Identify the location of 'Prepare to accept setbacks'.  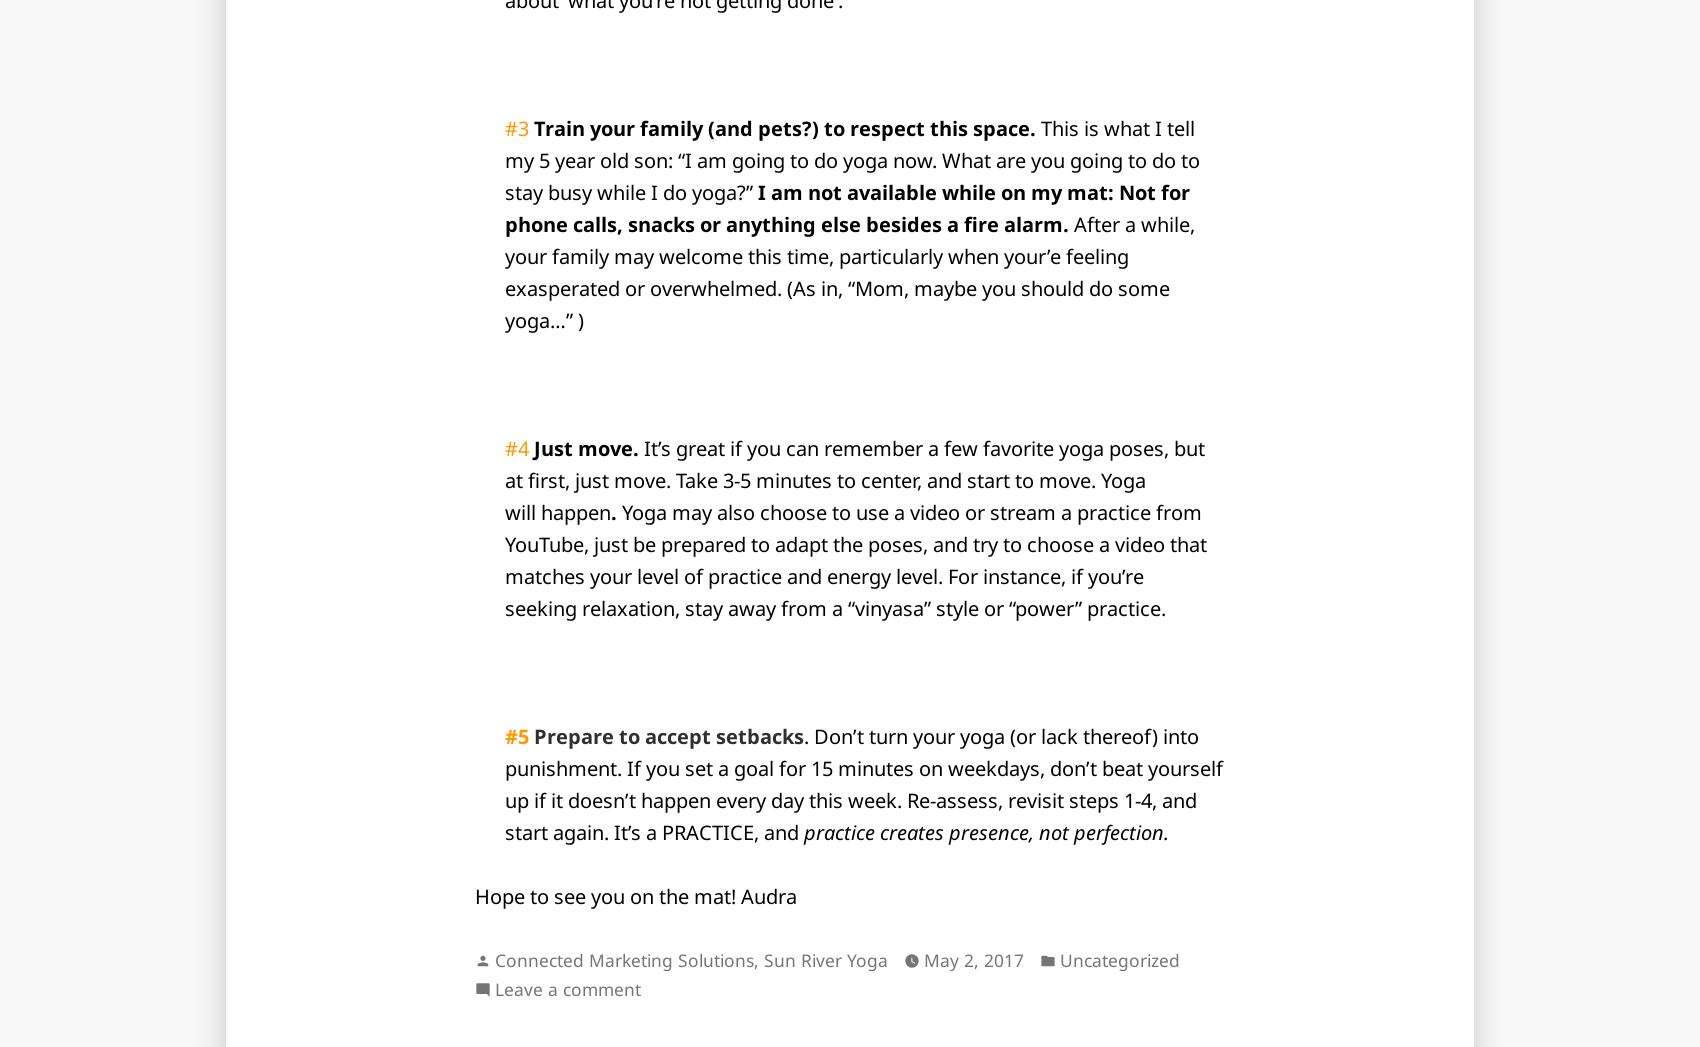
(668, 736).